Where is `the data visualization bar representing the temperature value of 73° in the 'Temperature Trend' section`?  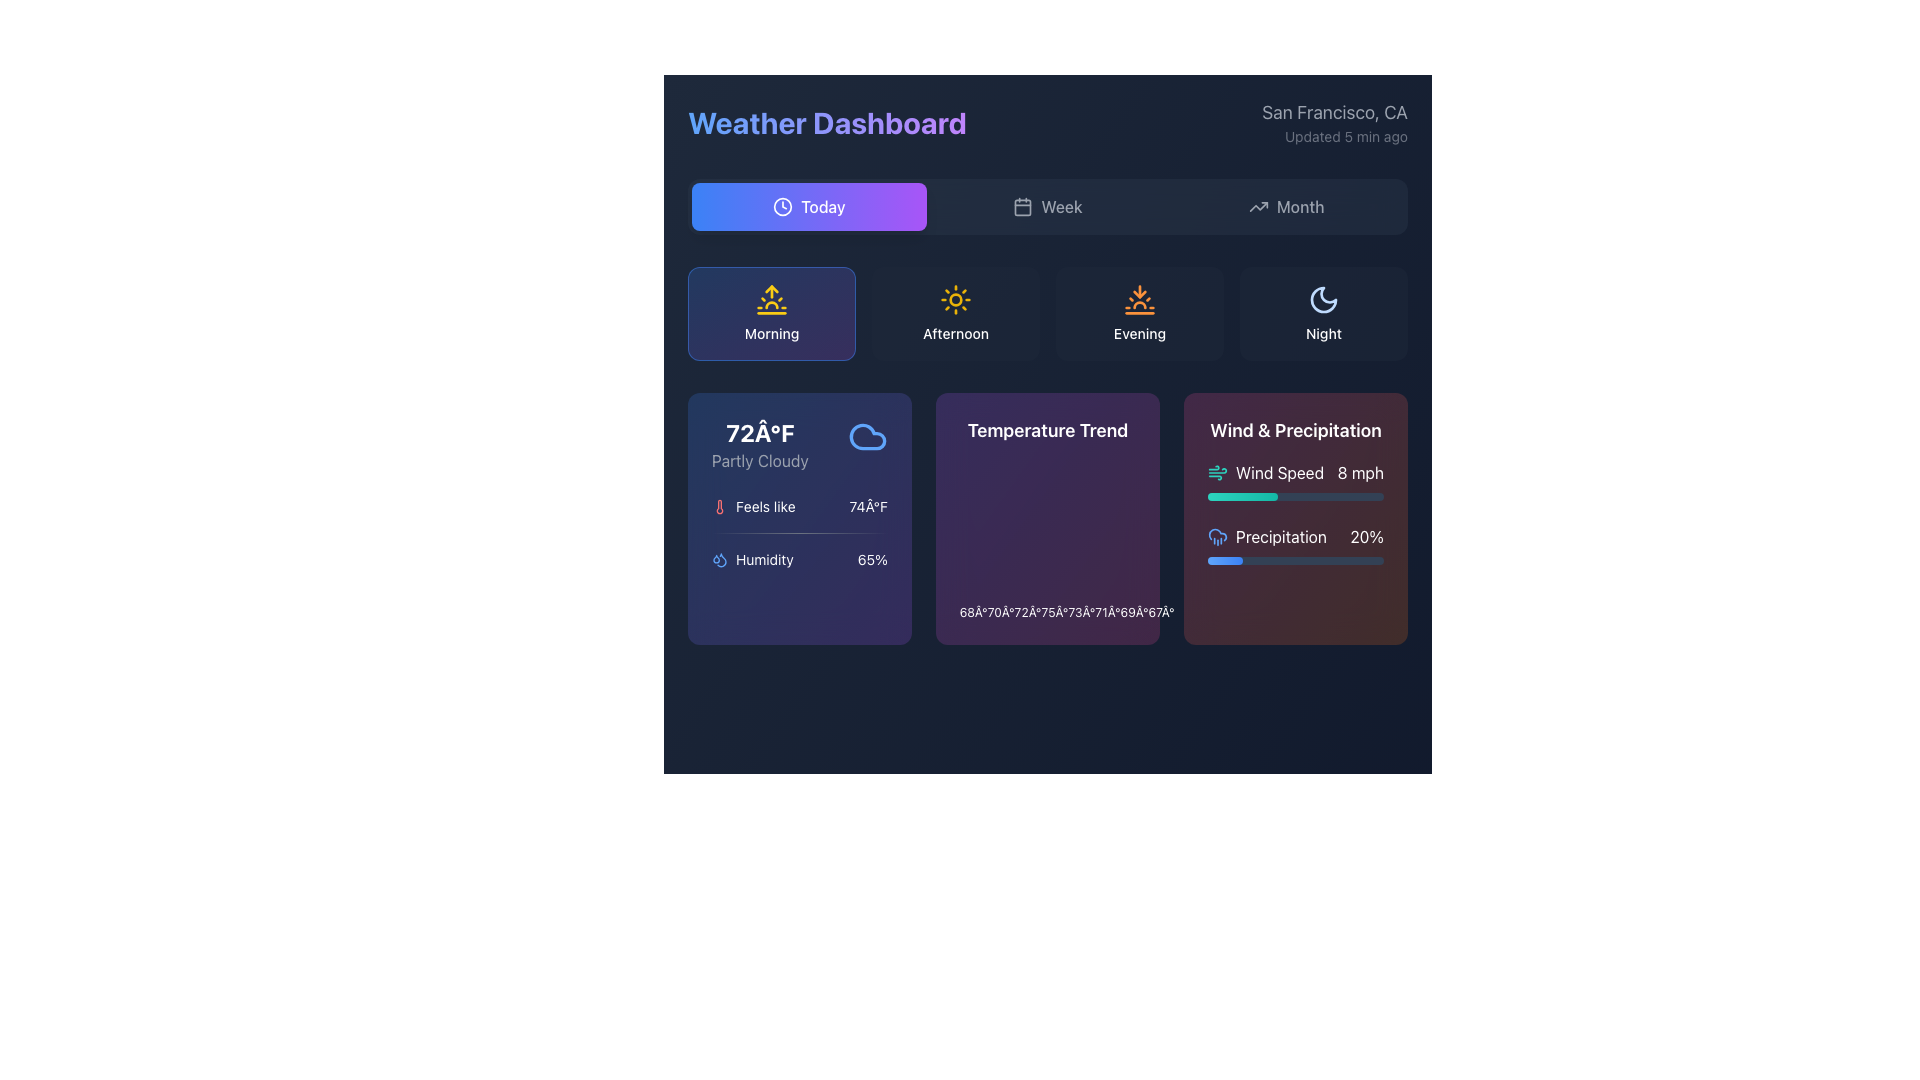 the data visualization bar representing the temperature value of 73° in the 'Temperature Trend' section is located at coordinates (1081, 608).